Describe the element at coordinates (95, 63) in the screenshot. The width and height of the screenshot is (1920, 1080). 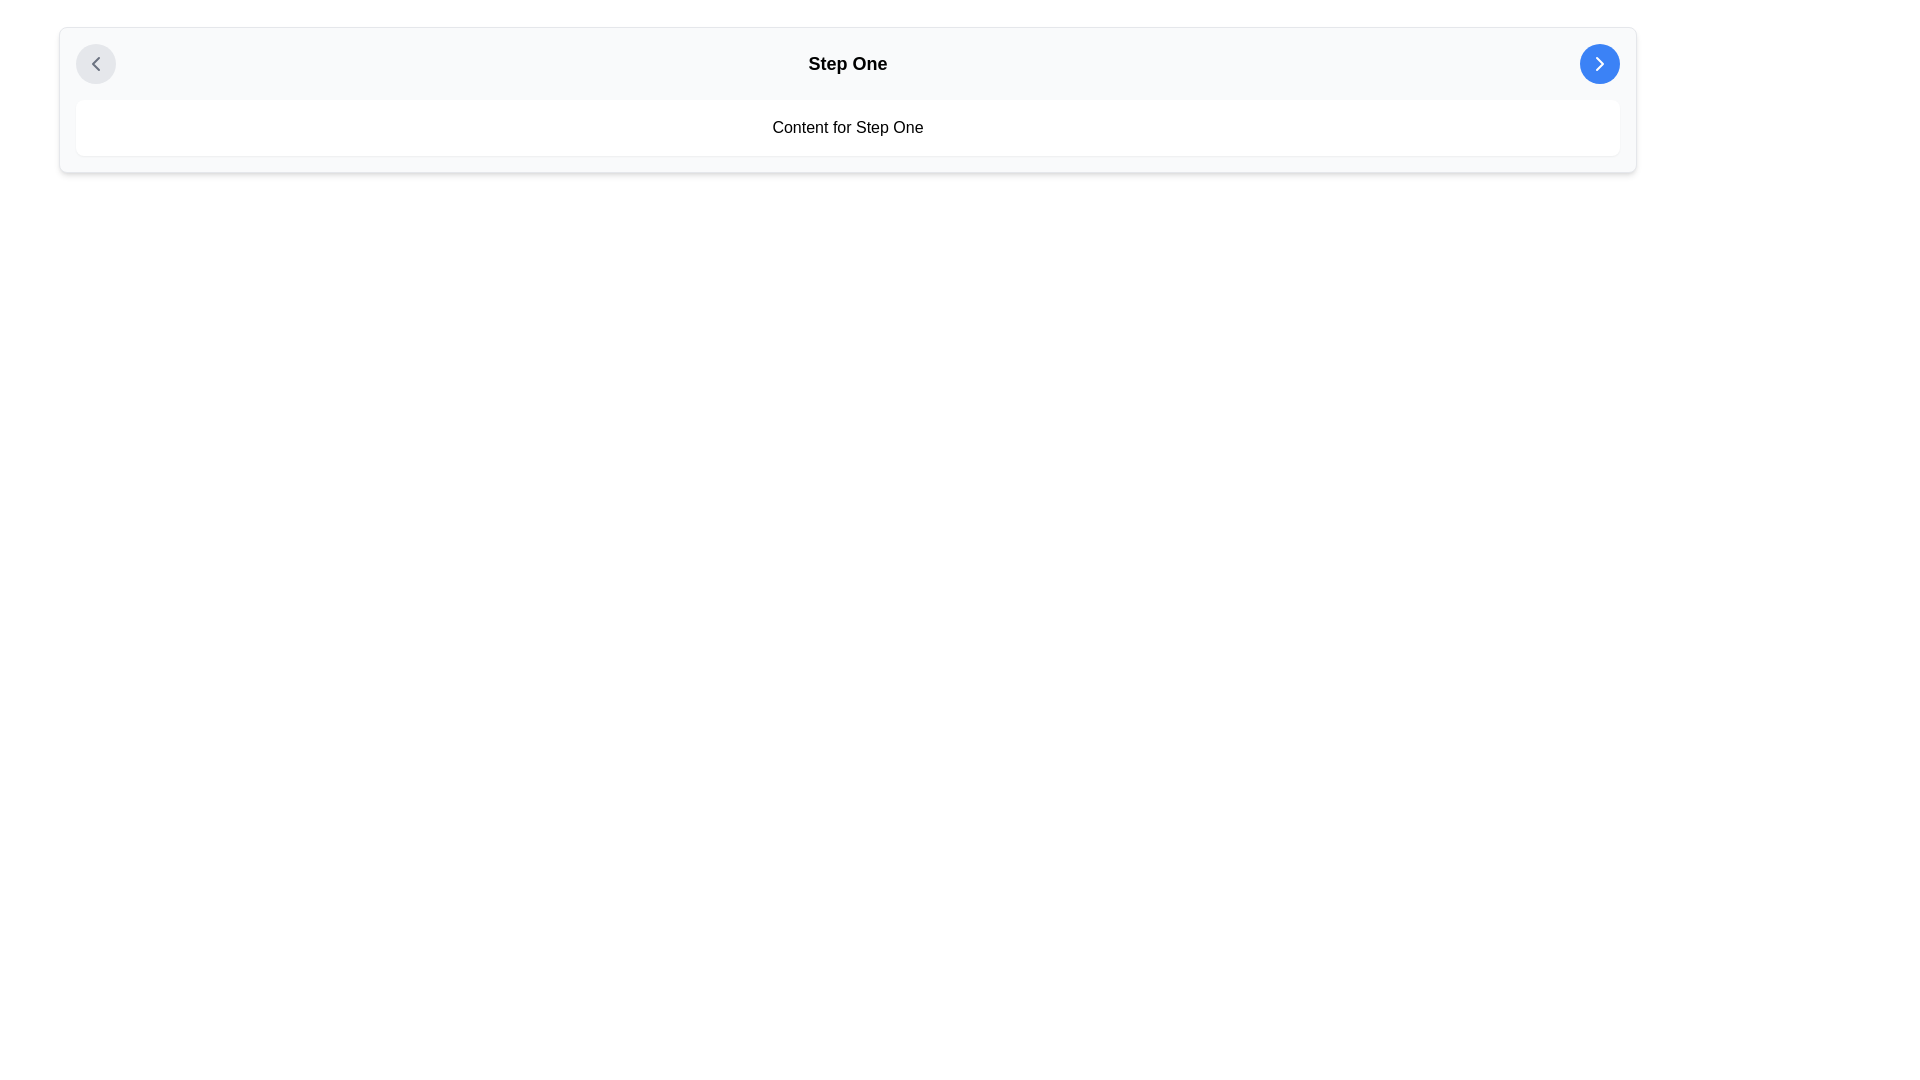
I see `the left-pointing chevron button that navigates to the previous step or page` at that location.